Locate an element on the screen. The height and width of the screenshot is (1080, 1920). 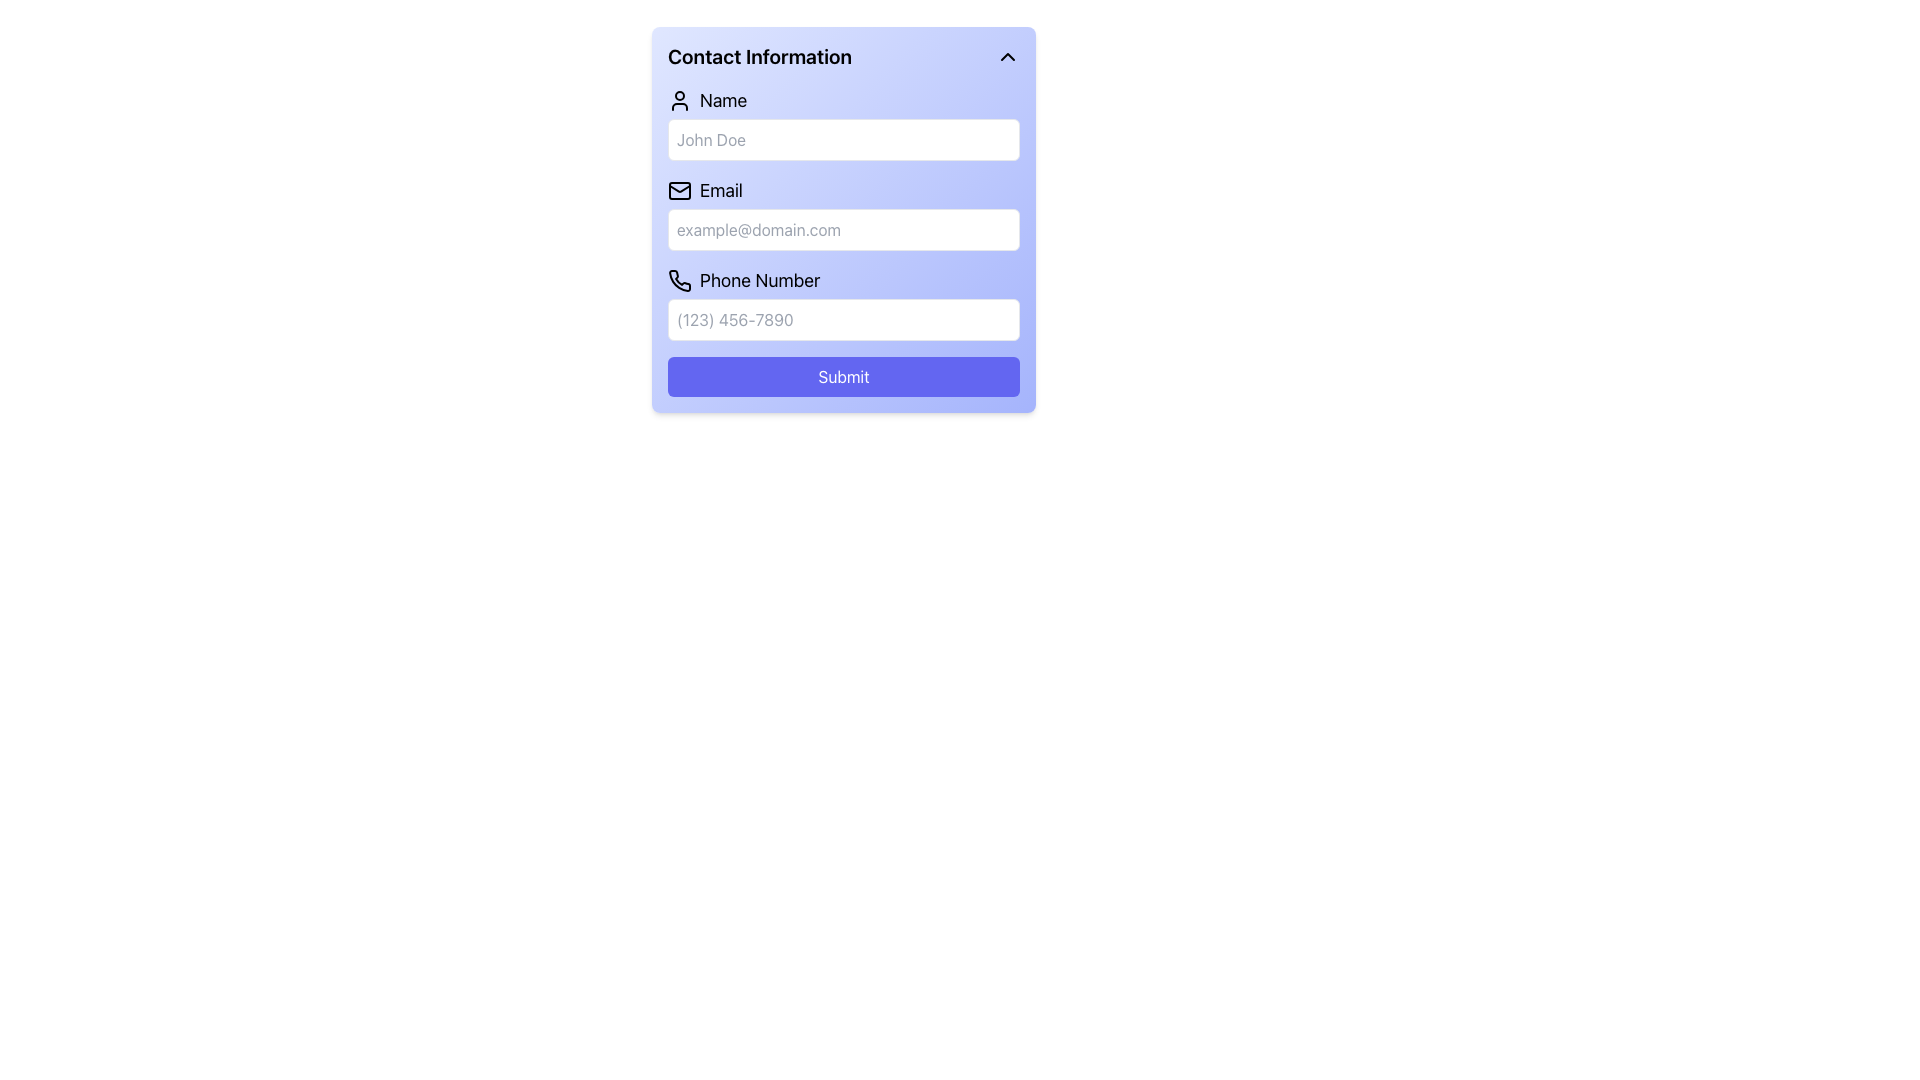
the Icon Component, which is a rectangular block with rounded corners located inside the envelope icon adjacent to the email label on the Contact Information form is located at coordinates (680, 191).